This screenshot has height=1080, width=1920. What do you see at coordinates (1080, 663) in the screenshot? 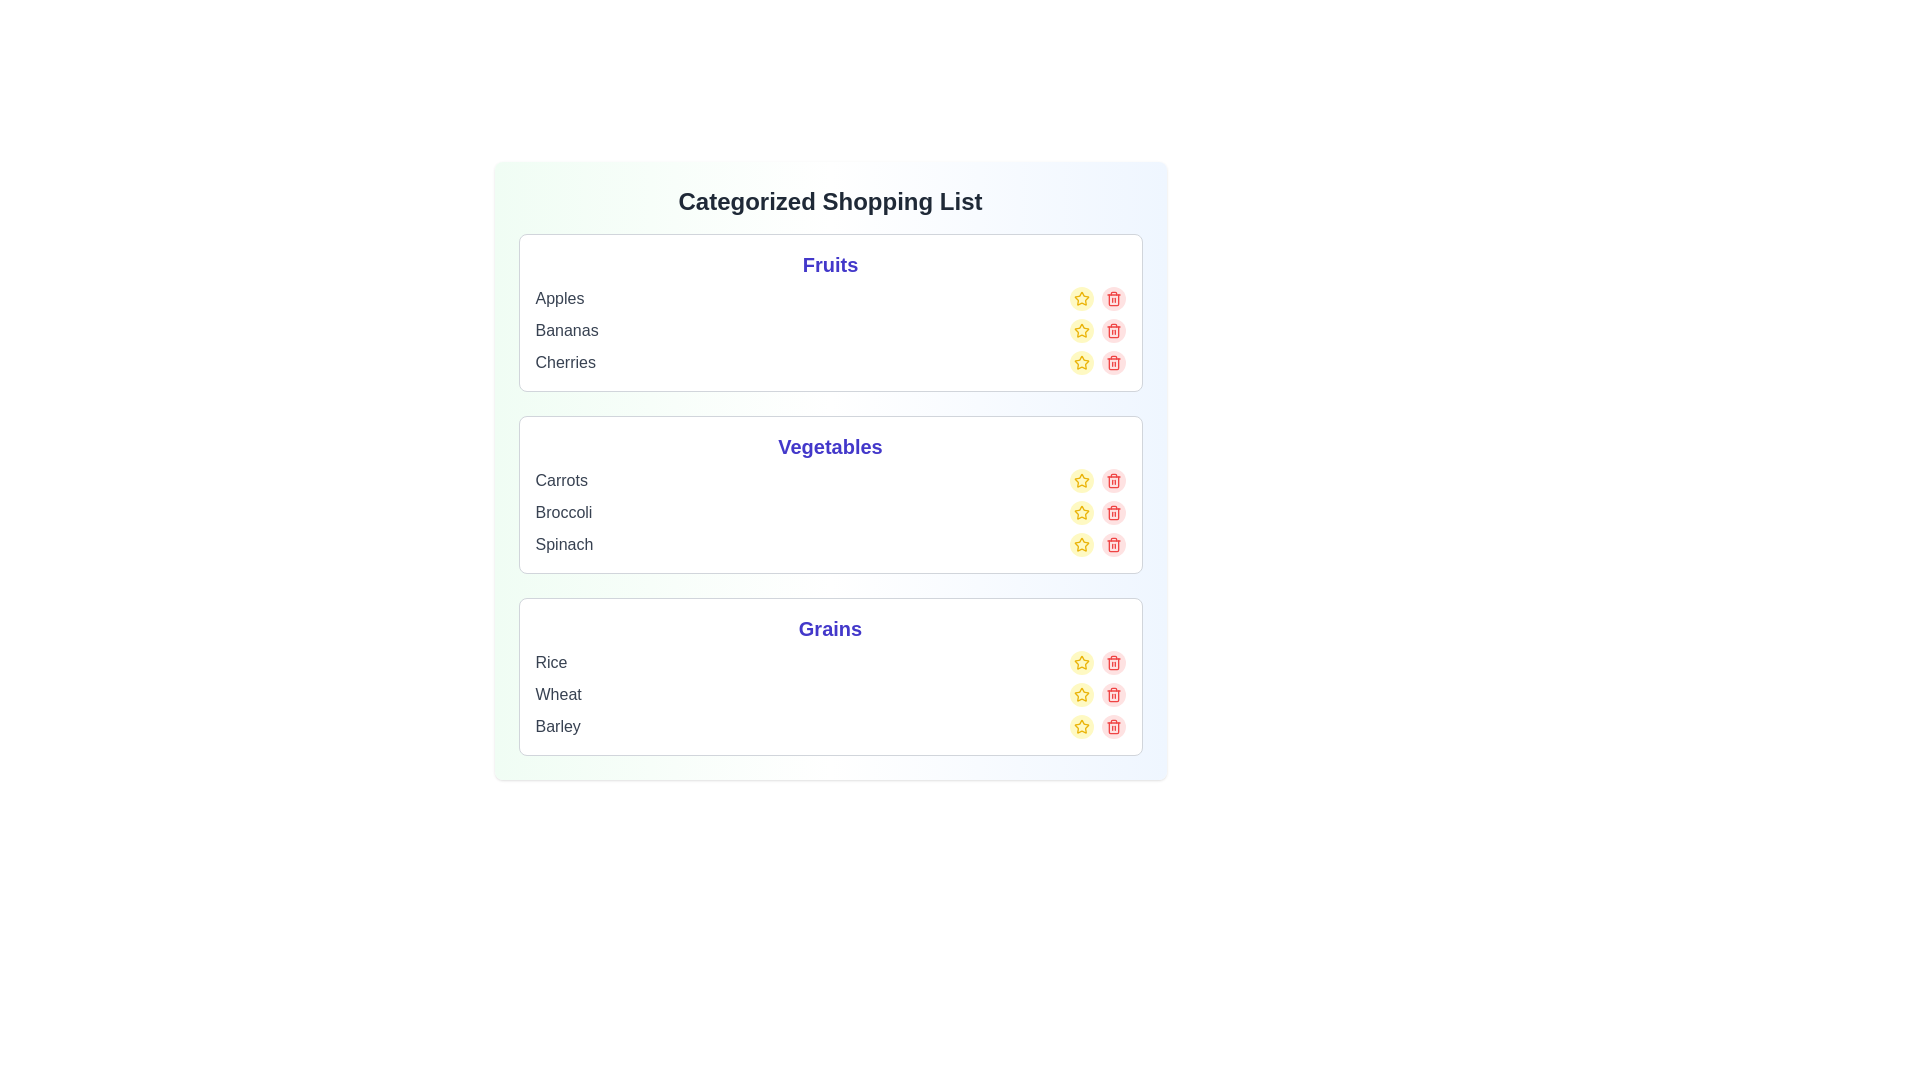
I see `the star icon of the item Rice to mark it as favorite` at bounding box center [1080, 663].